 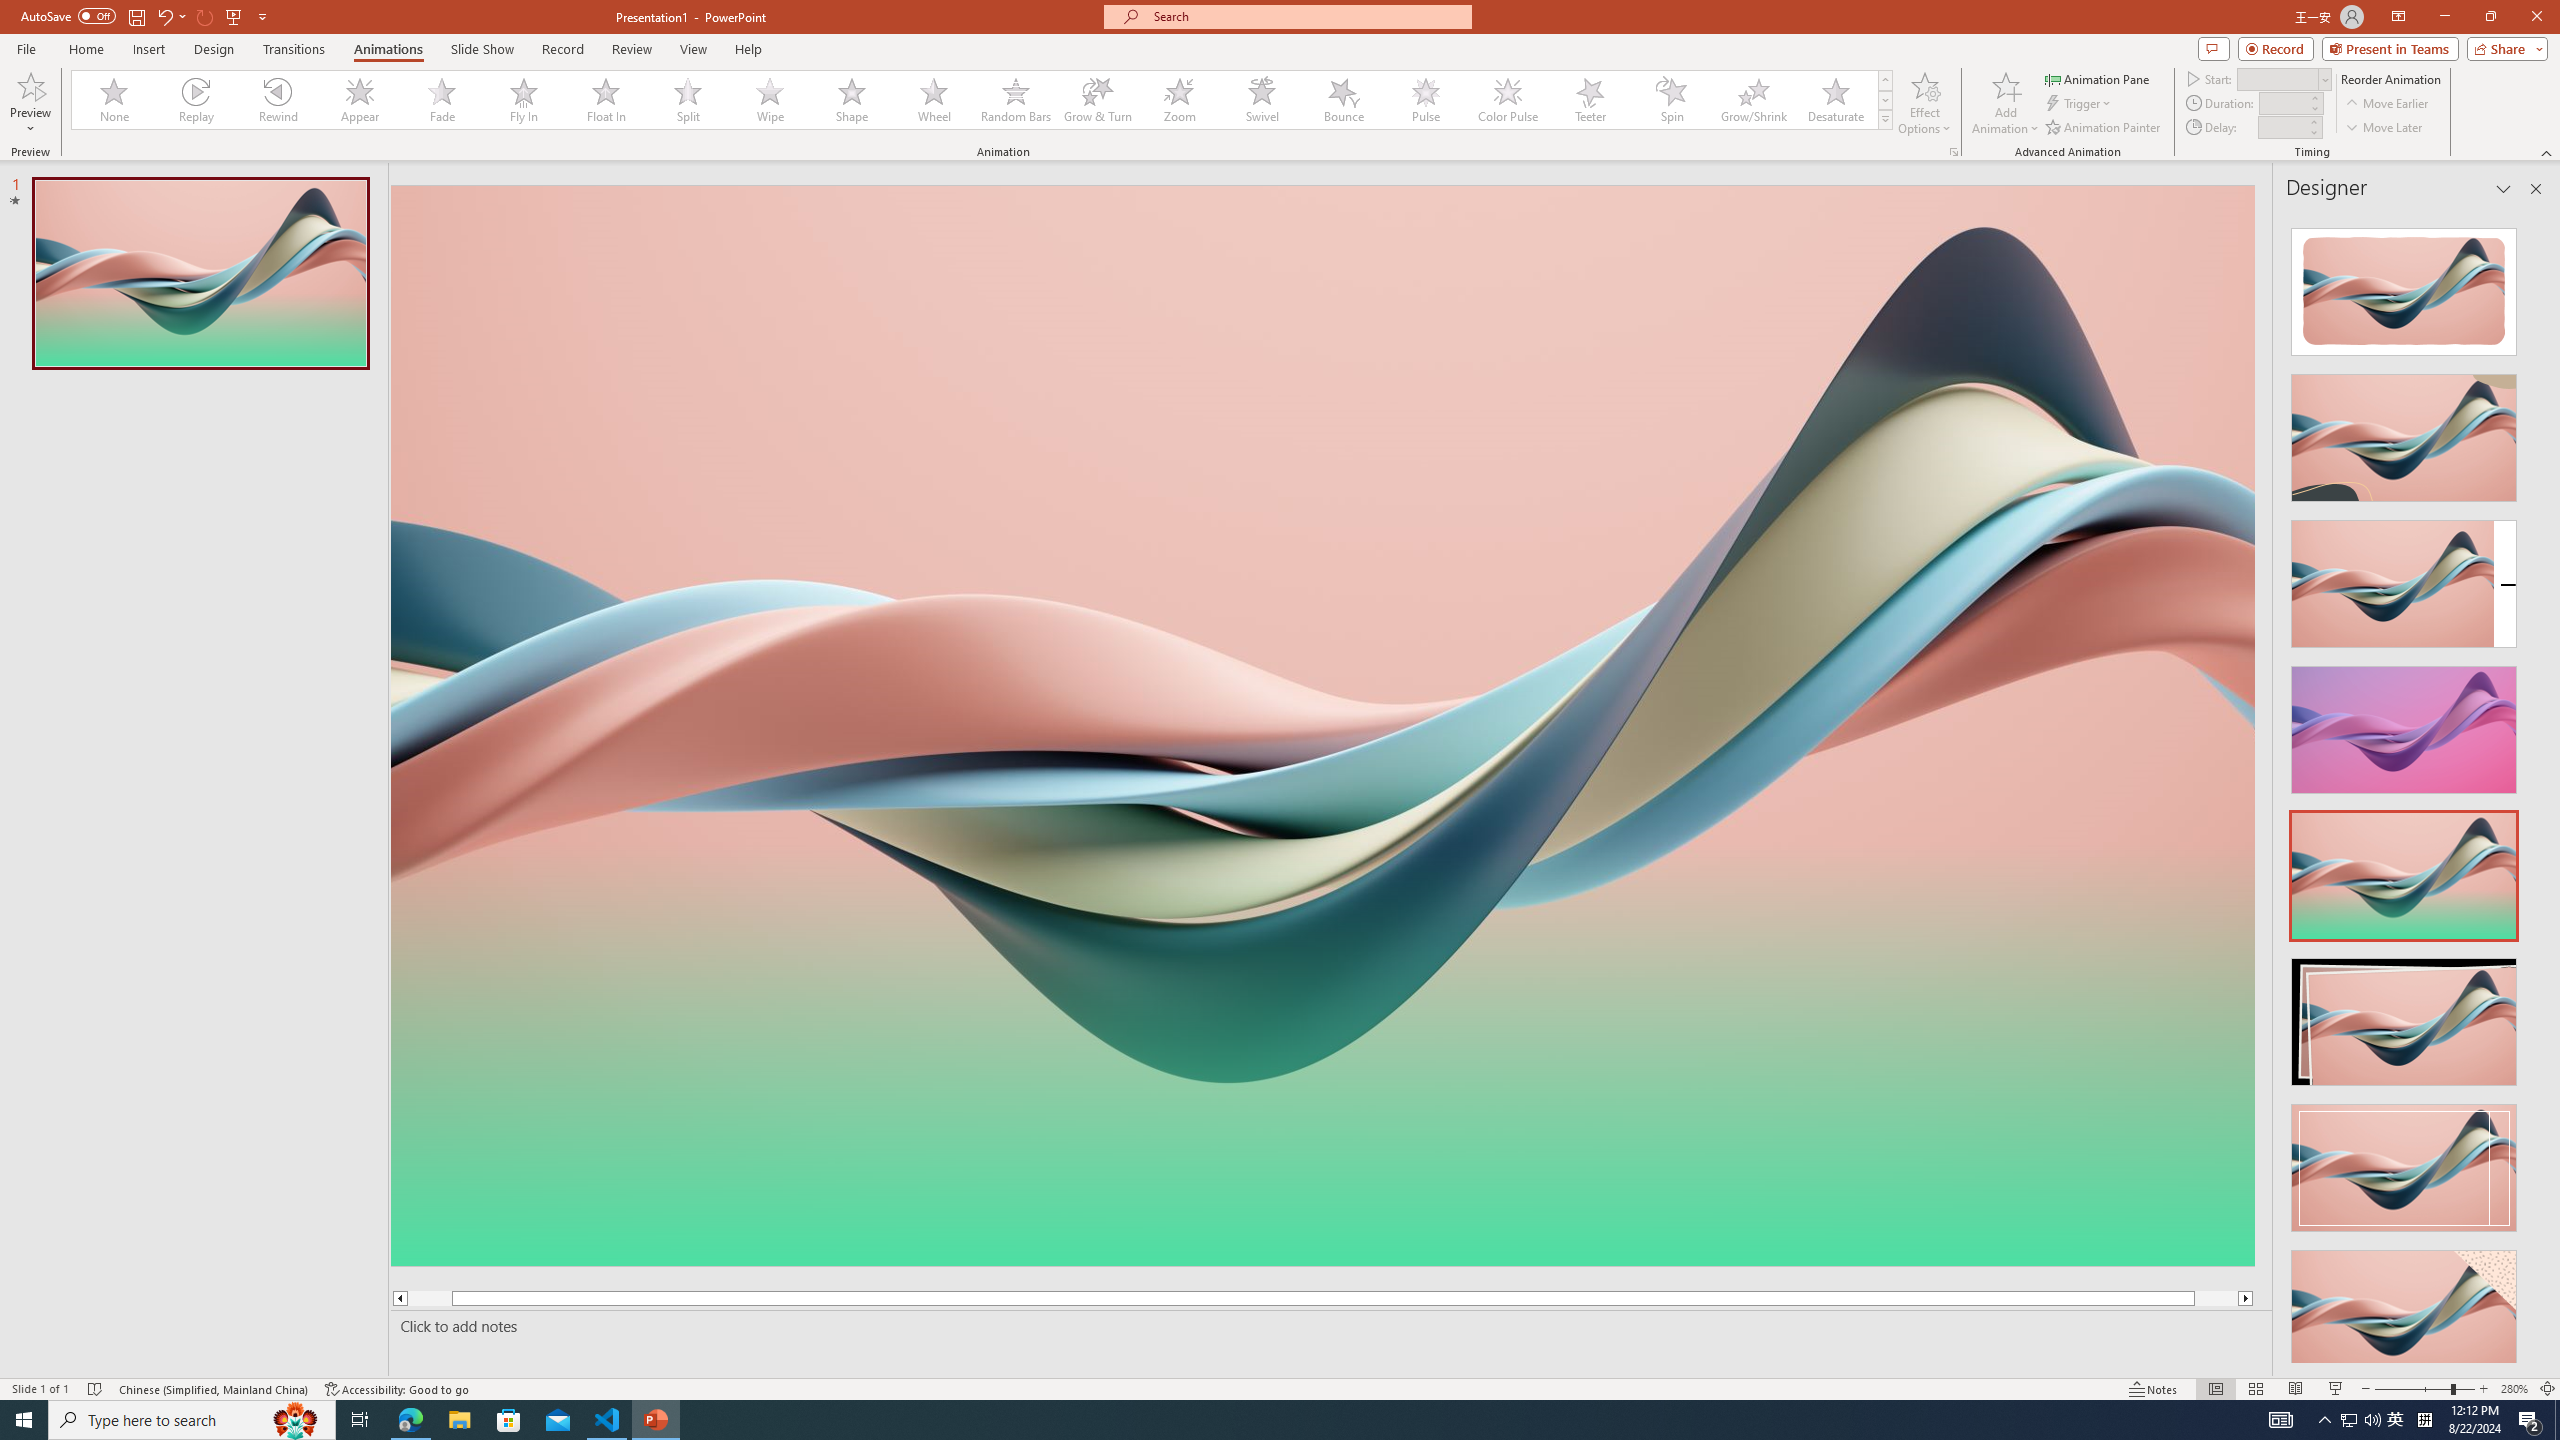 What do you see at coordinates (278, 99) in the screenshot?
I see `'Rewind'` at bounding box center [278, 99].